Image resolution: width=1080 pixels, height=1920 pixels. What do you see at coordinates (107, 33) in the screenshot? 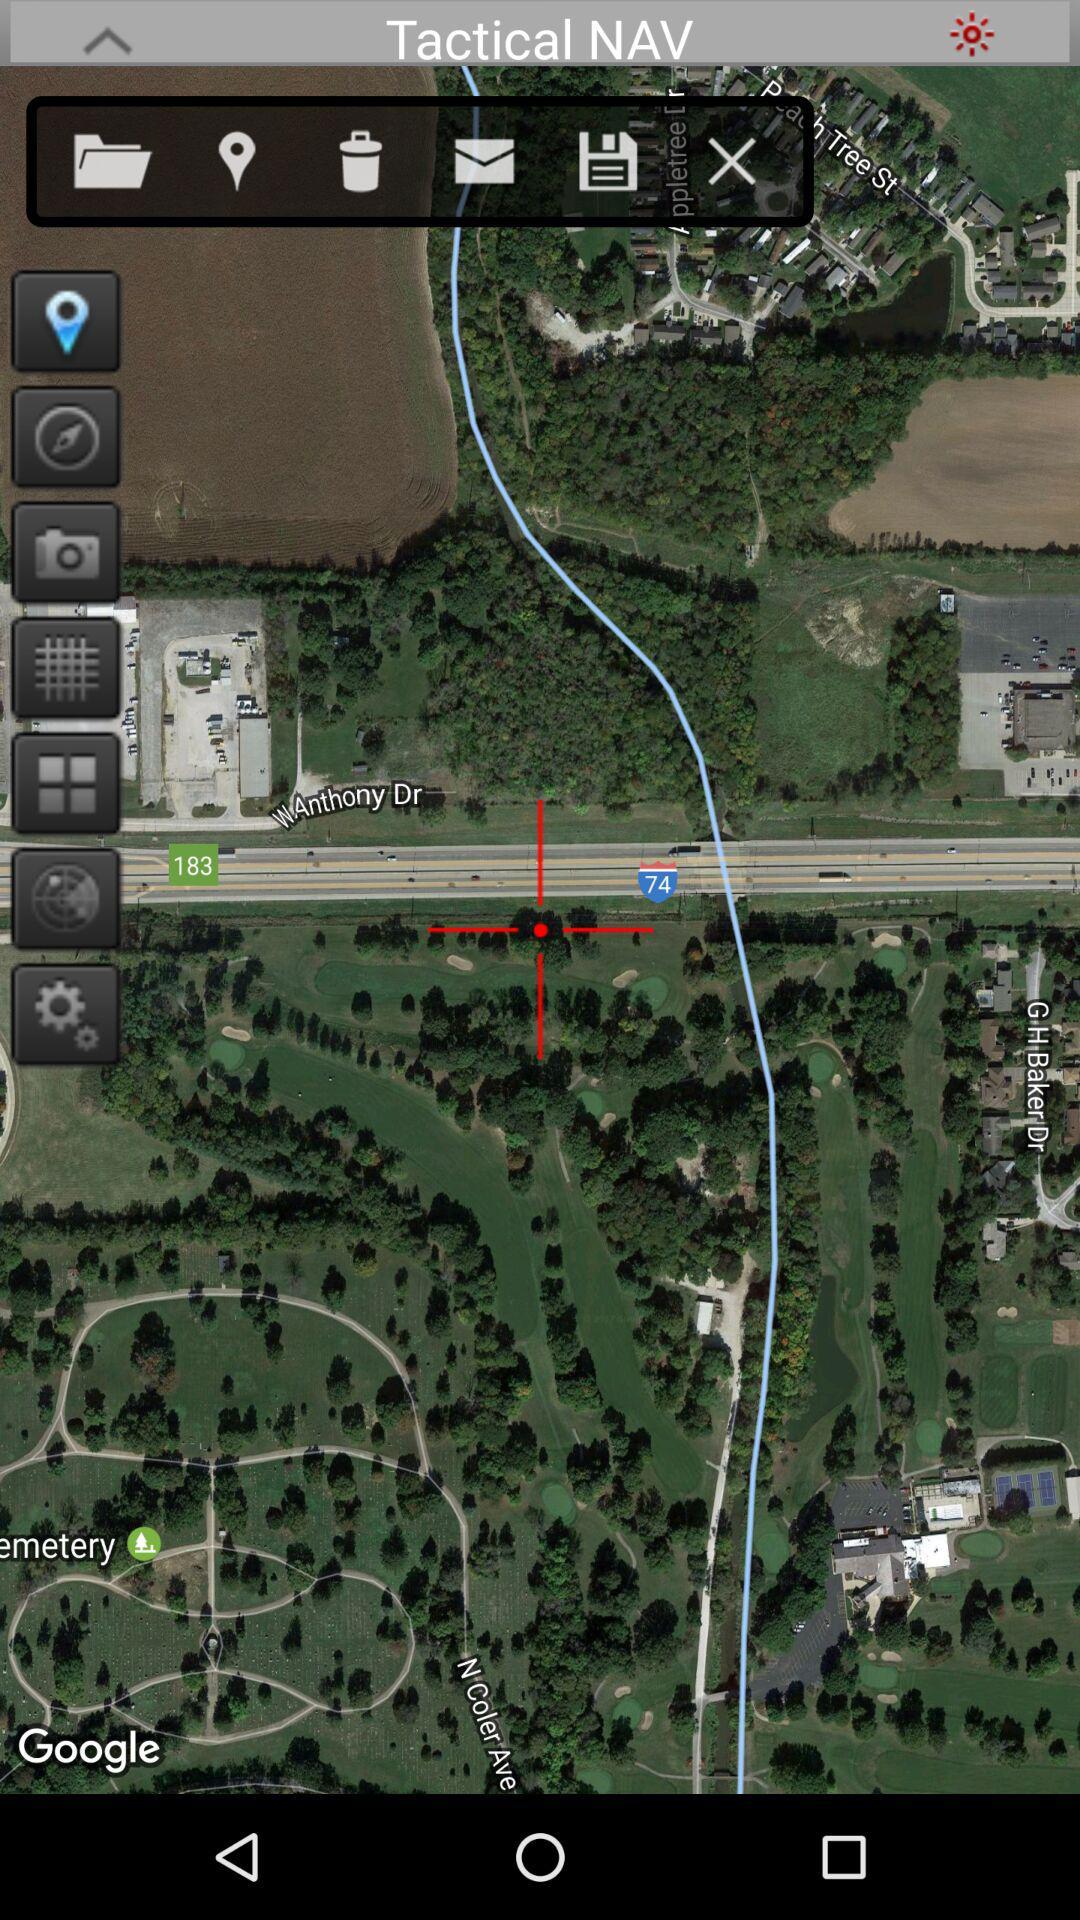
I see `the item to the left of the tactical nav app` at bounding box center [107, 33].